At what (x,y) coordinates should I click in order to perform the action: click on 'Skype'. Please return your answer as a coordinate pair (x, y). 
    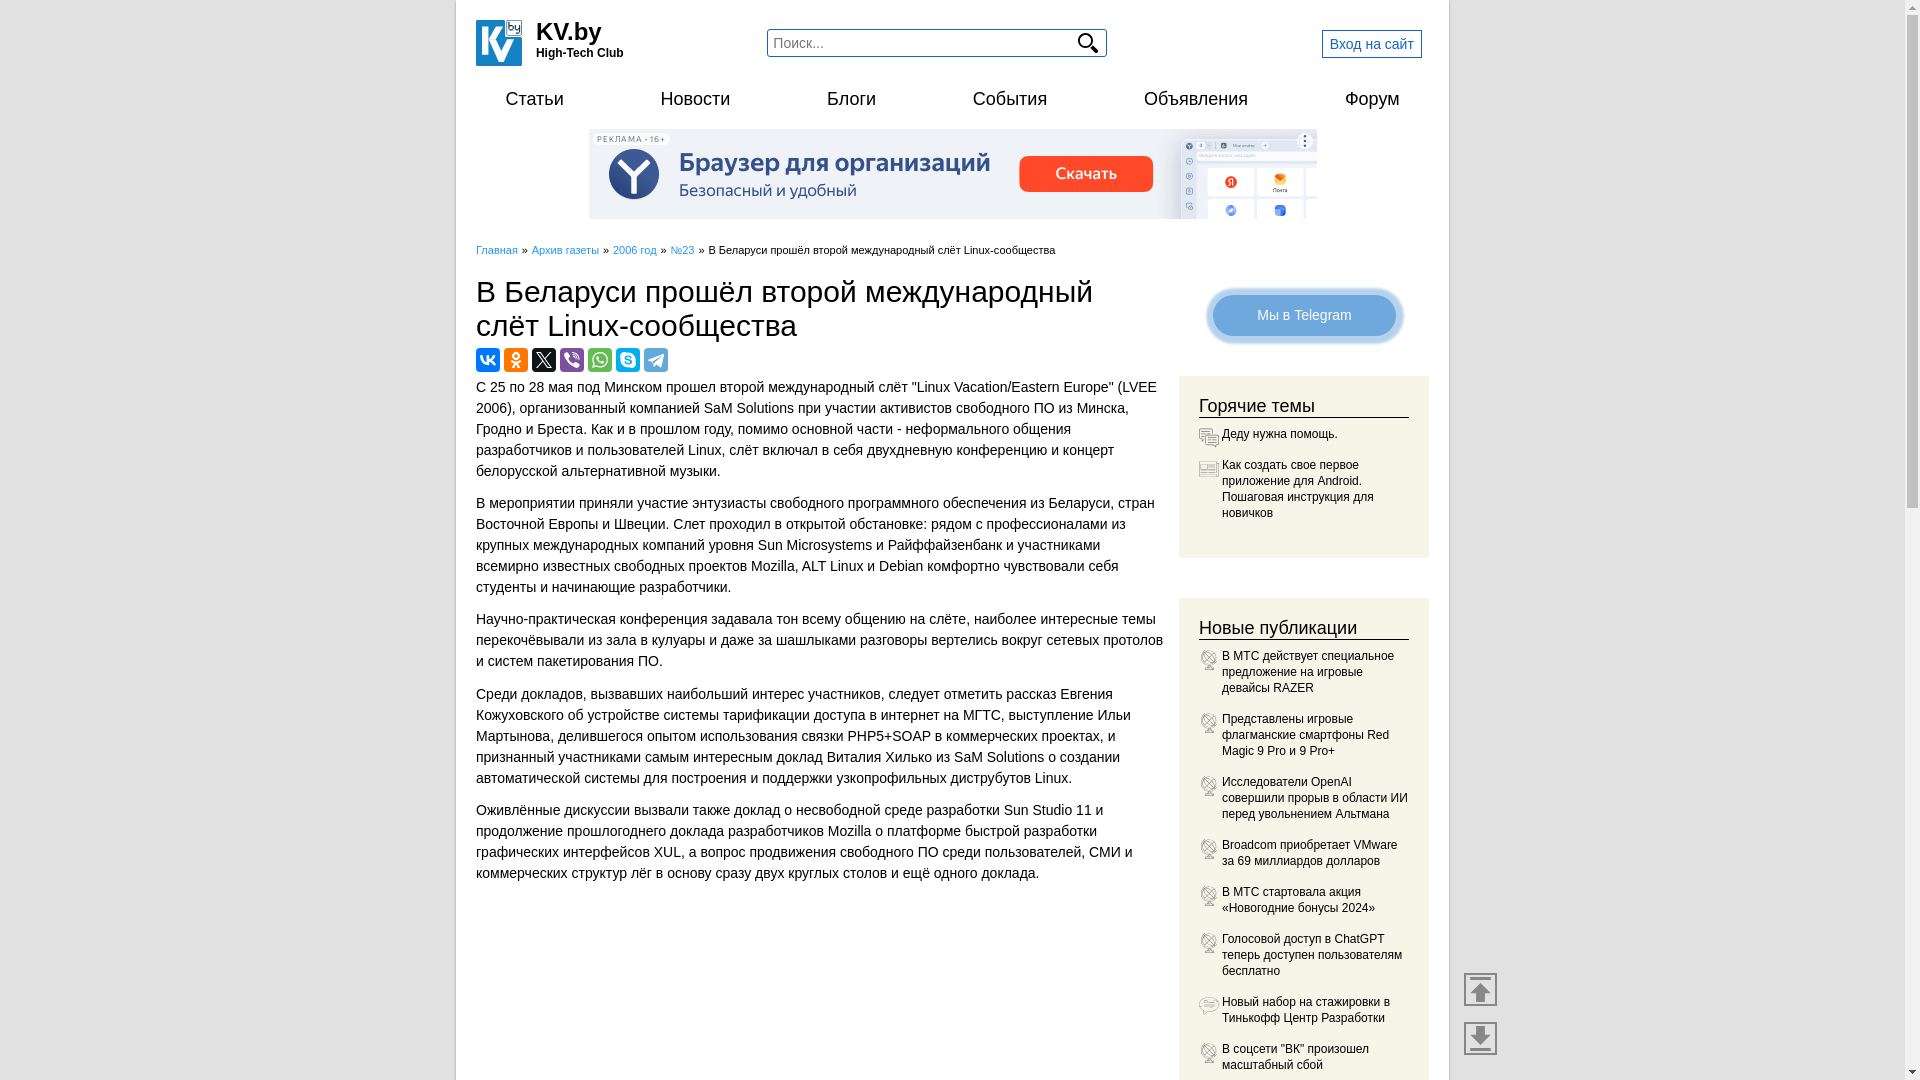
    Looking at the image, I should click on (627, 358).